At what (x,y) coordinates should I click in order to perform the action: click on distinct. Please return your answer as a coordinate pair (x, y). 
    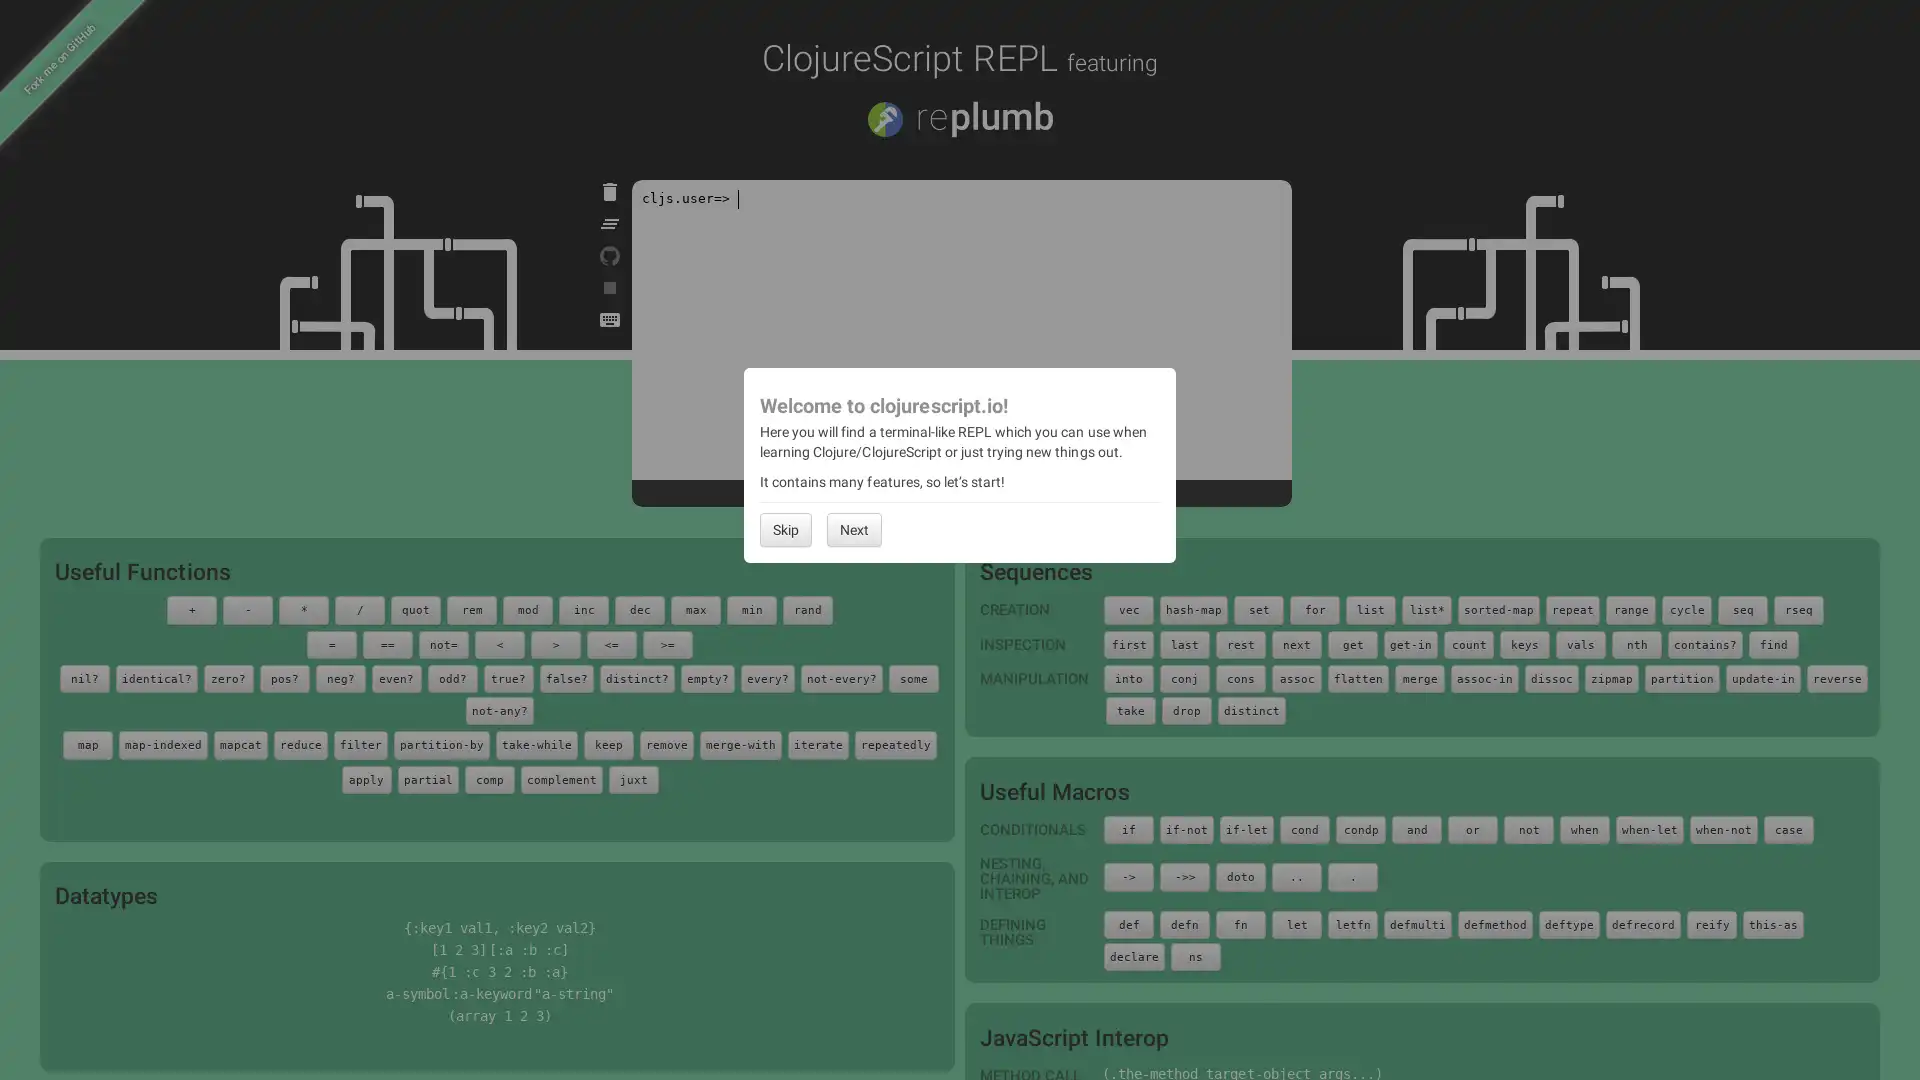
    Looking at the image, I should click on (1251, 709).